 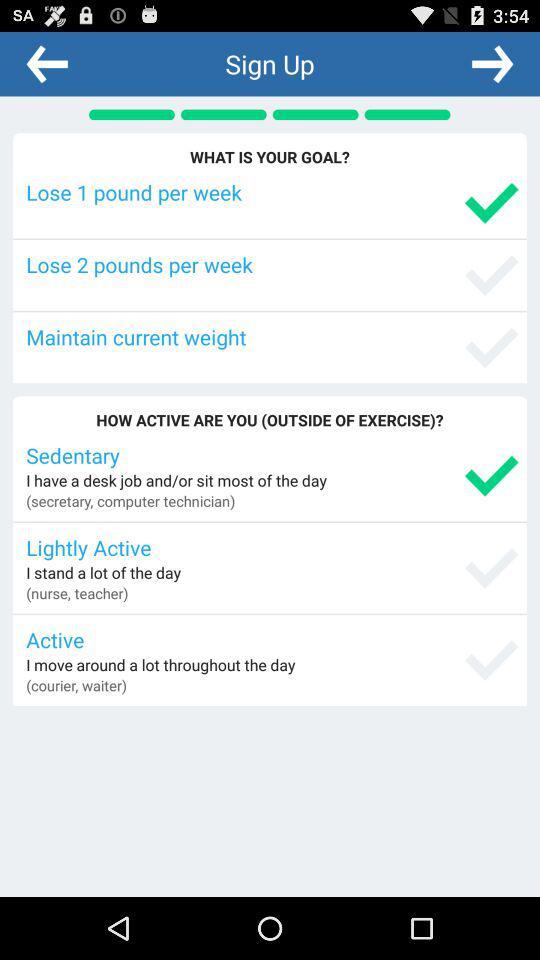 What do you see at coordinates (47, 63) in the screenshot?
I see `the item above the what is your app` at bounding box center [47, 63].